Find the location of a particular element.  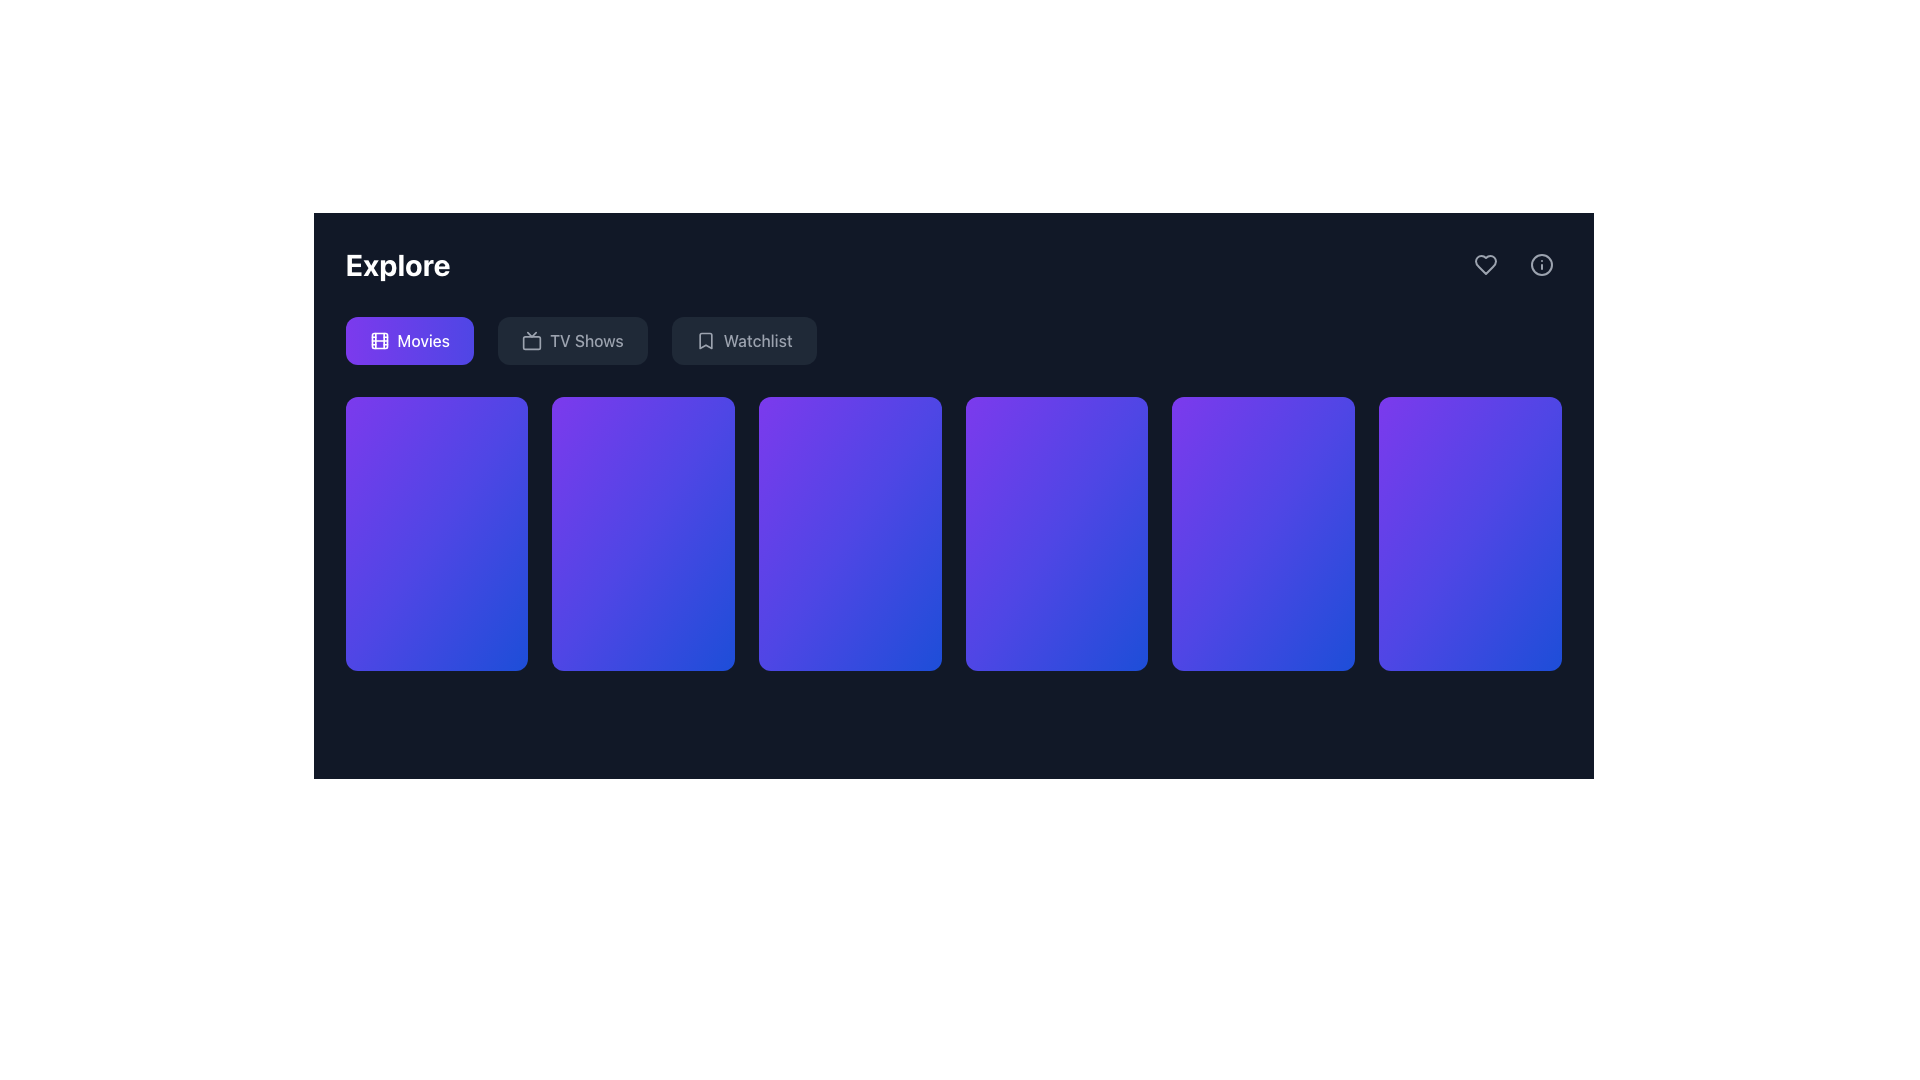

the Text label that serves as a title or header for the section, located in the upper-left section of the interface is located at coordinates (398, 264).